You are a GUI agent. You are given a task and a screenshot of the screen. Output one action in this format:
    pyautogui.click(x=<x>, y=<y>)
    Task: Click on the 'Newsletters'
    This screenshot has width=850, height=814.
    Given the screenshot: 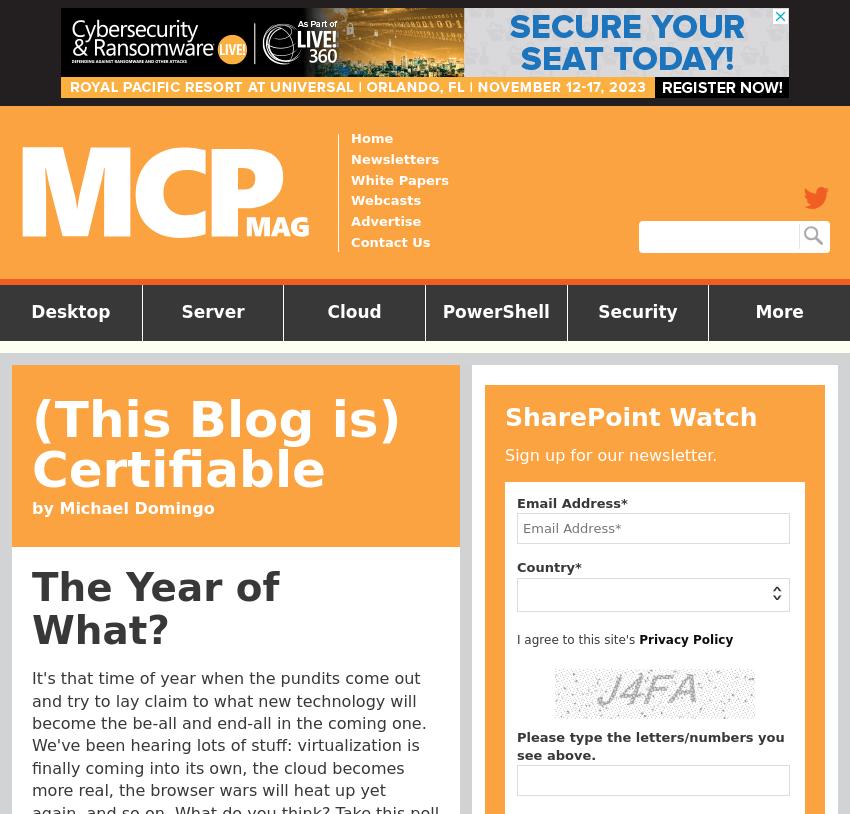 What is the action you would take?
    pyautogui.click(x=394, y=157)
    